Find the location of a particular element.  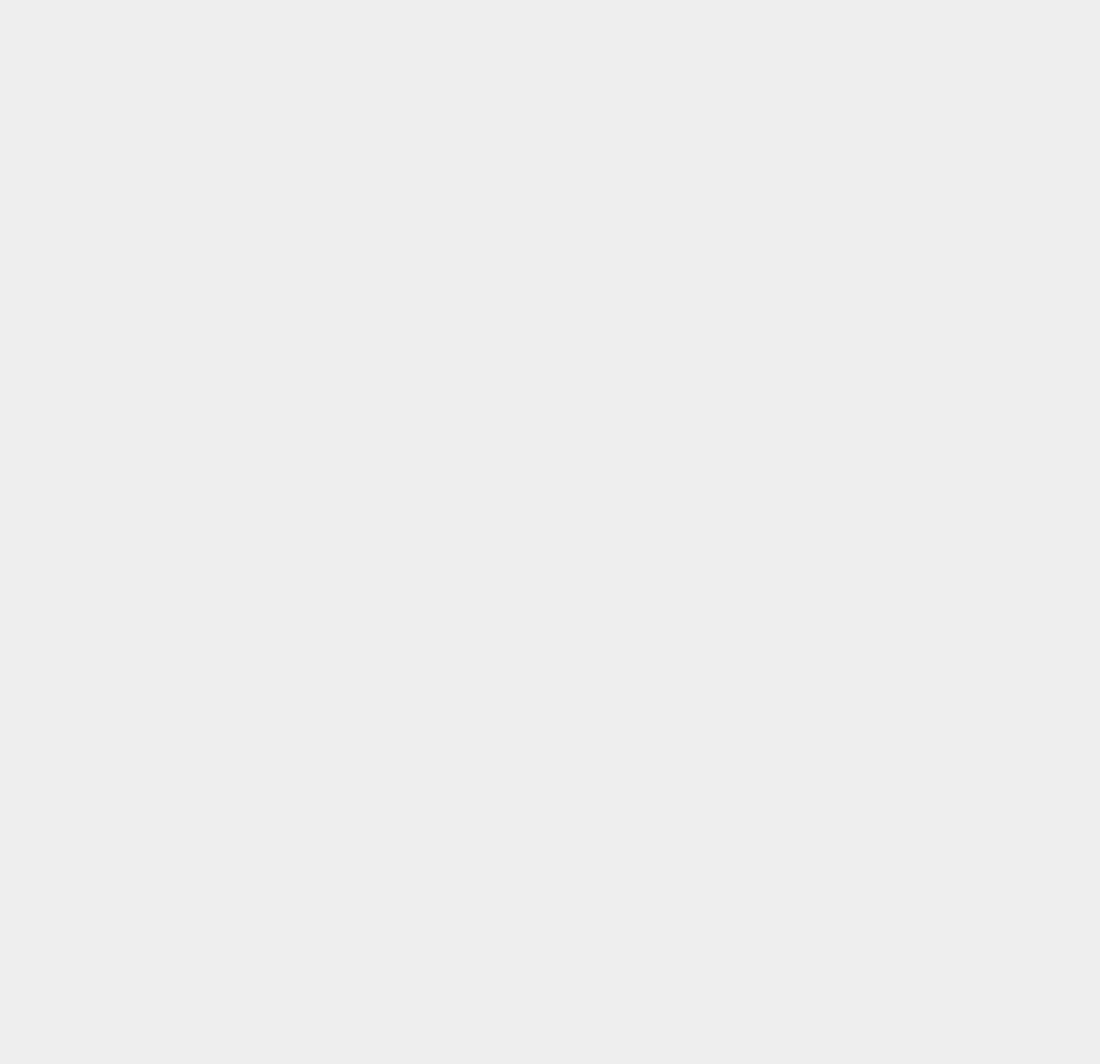

'macOS Server' is located at coordinates (821, 599).